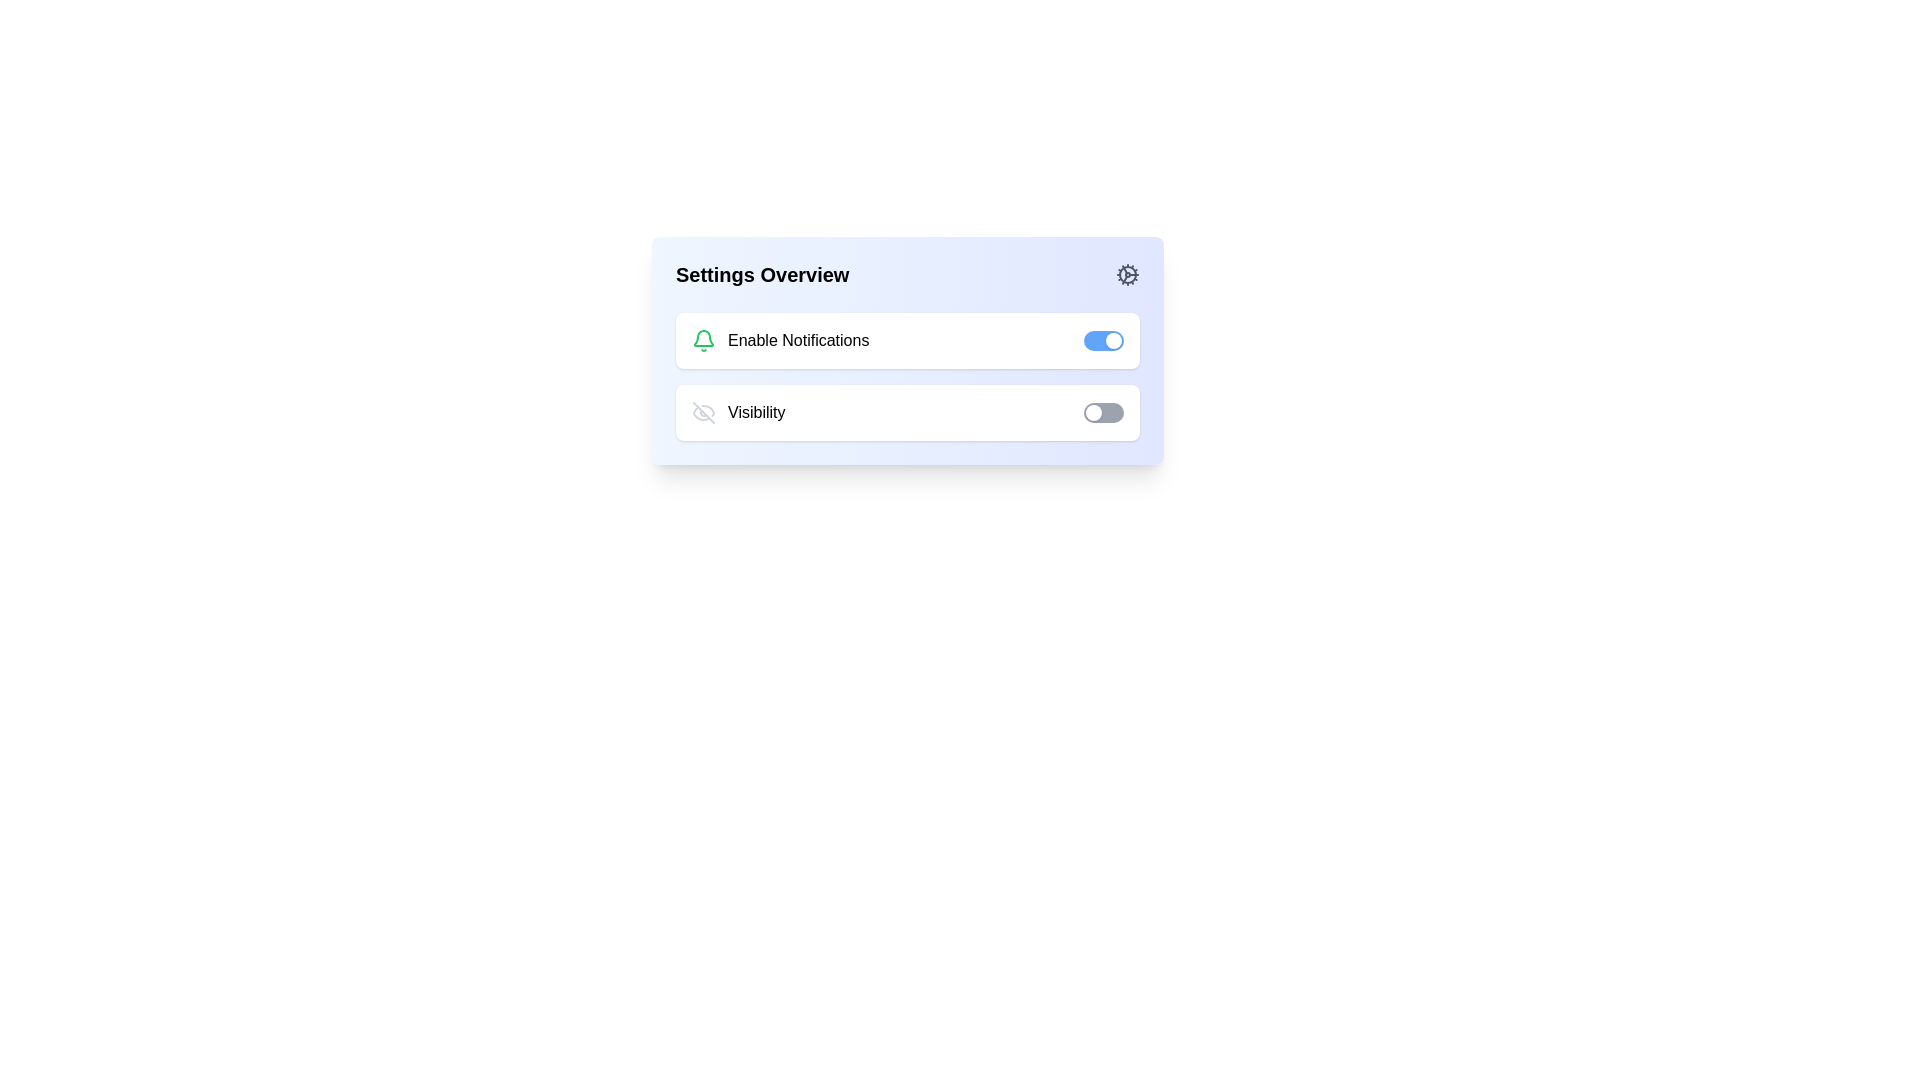 This screenshot has width=1920, height=1080. What do you see at coordinates (1103, 411) in the screenshot?
I see `the second toggle switch styled with rounded edges and a gray background, indicating the 'off' state, positioned below the 'Enable Notifications' toggle and within the 'Visibility' settings` at bounding box center [1103, 411].